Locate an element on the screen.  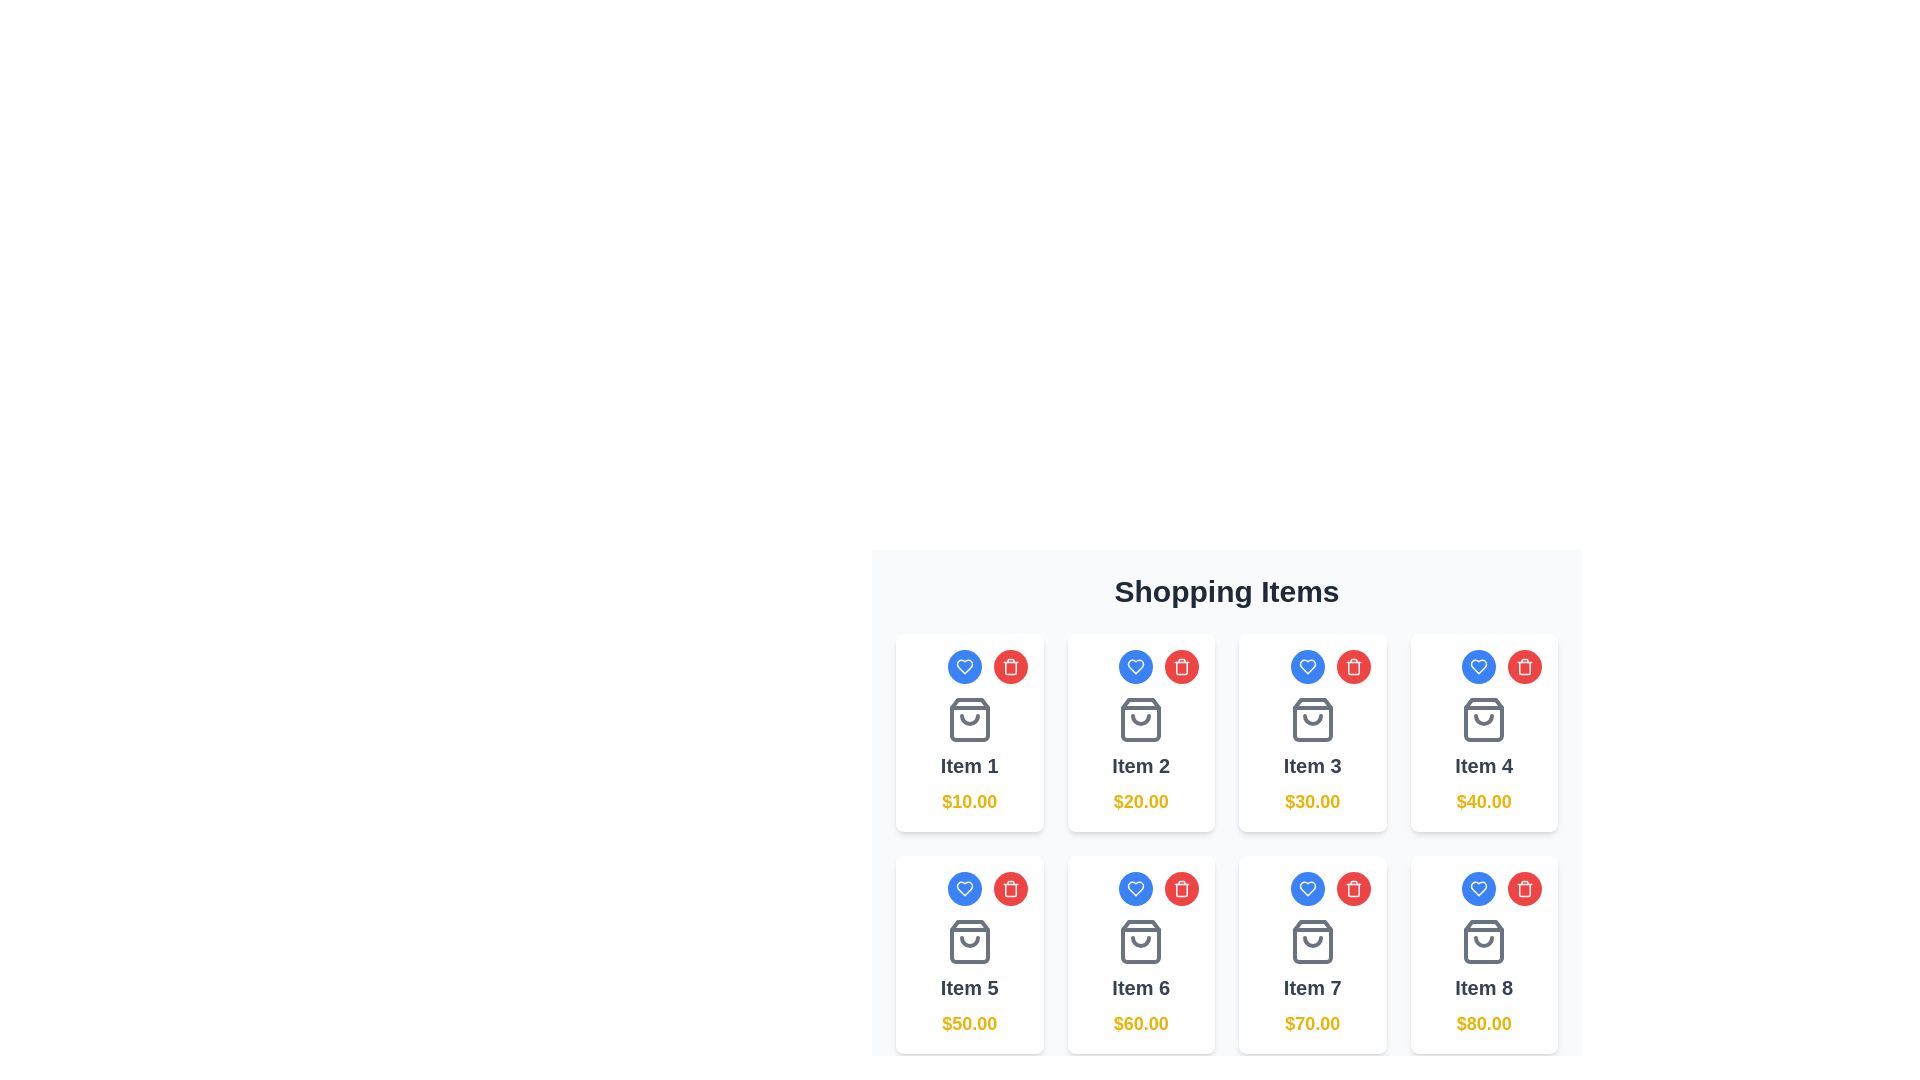
the red circular icon button with a trash can icon located in the top-right corner of the third item in the top row of a 4x2 grid layout is located at coordinates (1353, 667).